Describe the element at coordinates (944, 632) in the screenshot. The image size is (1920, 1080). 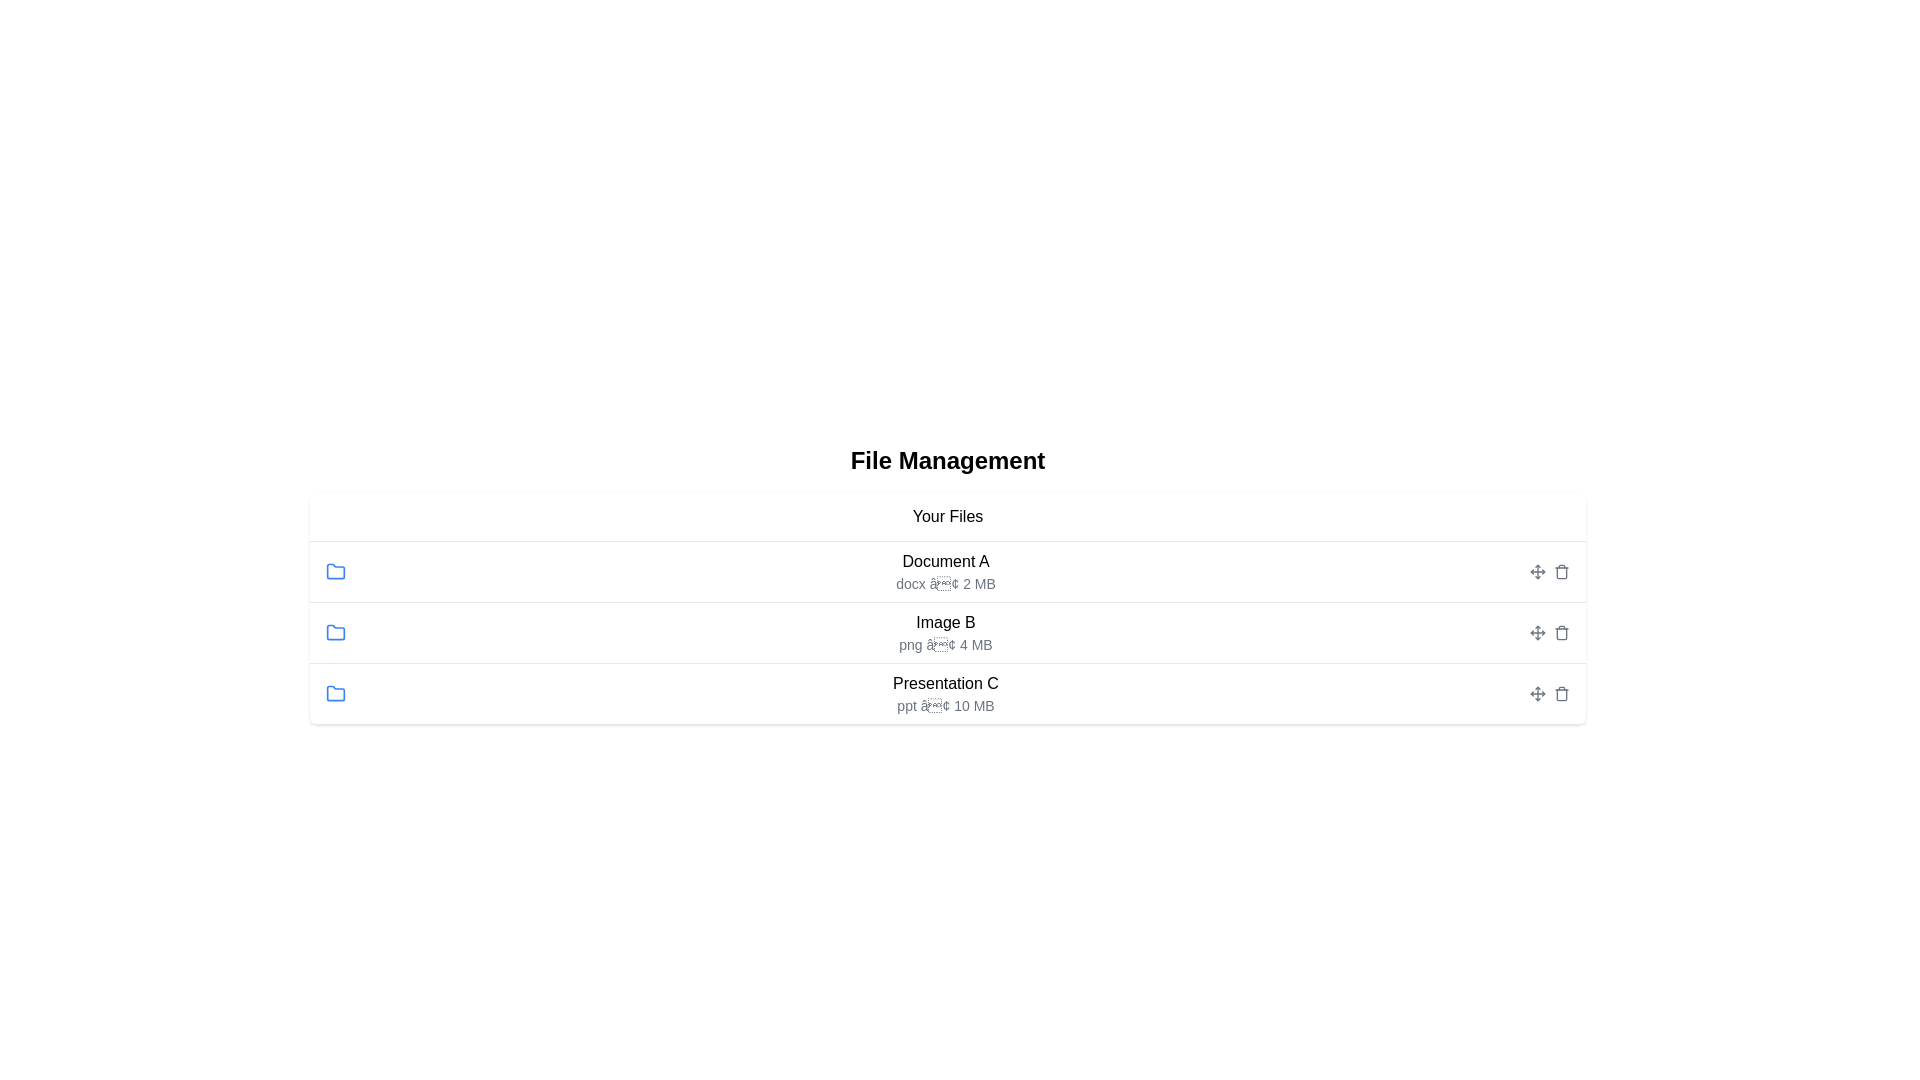
I see `the second row file entry displaying 'Image B png • 4 MB' in the file management interface` at that location.